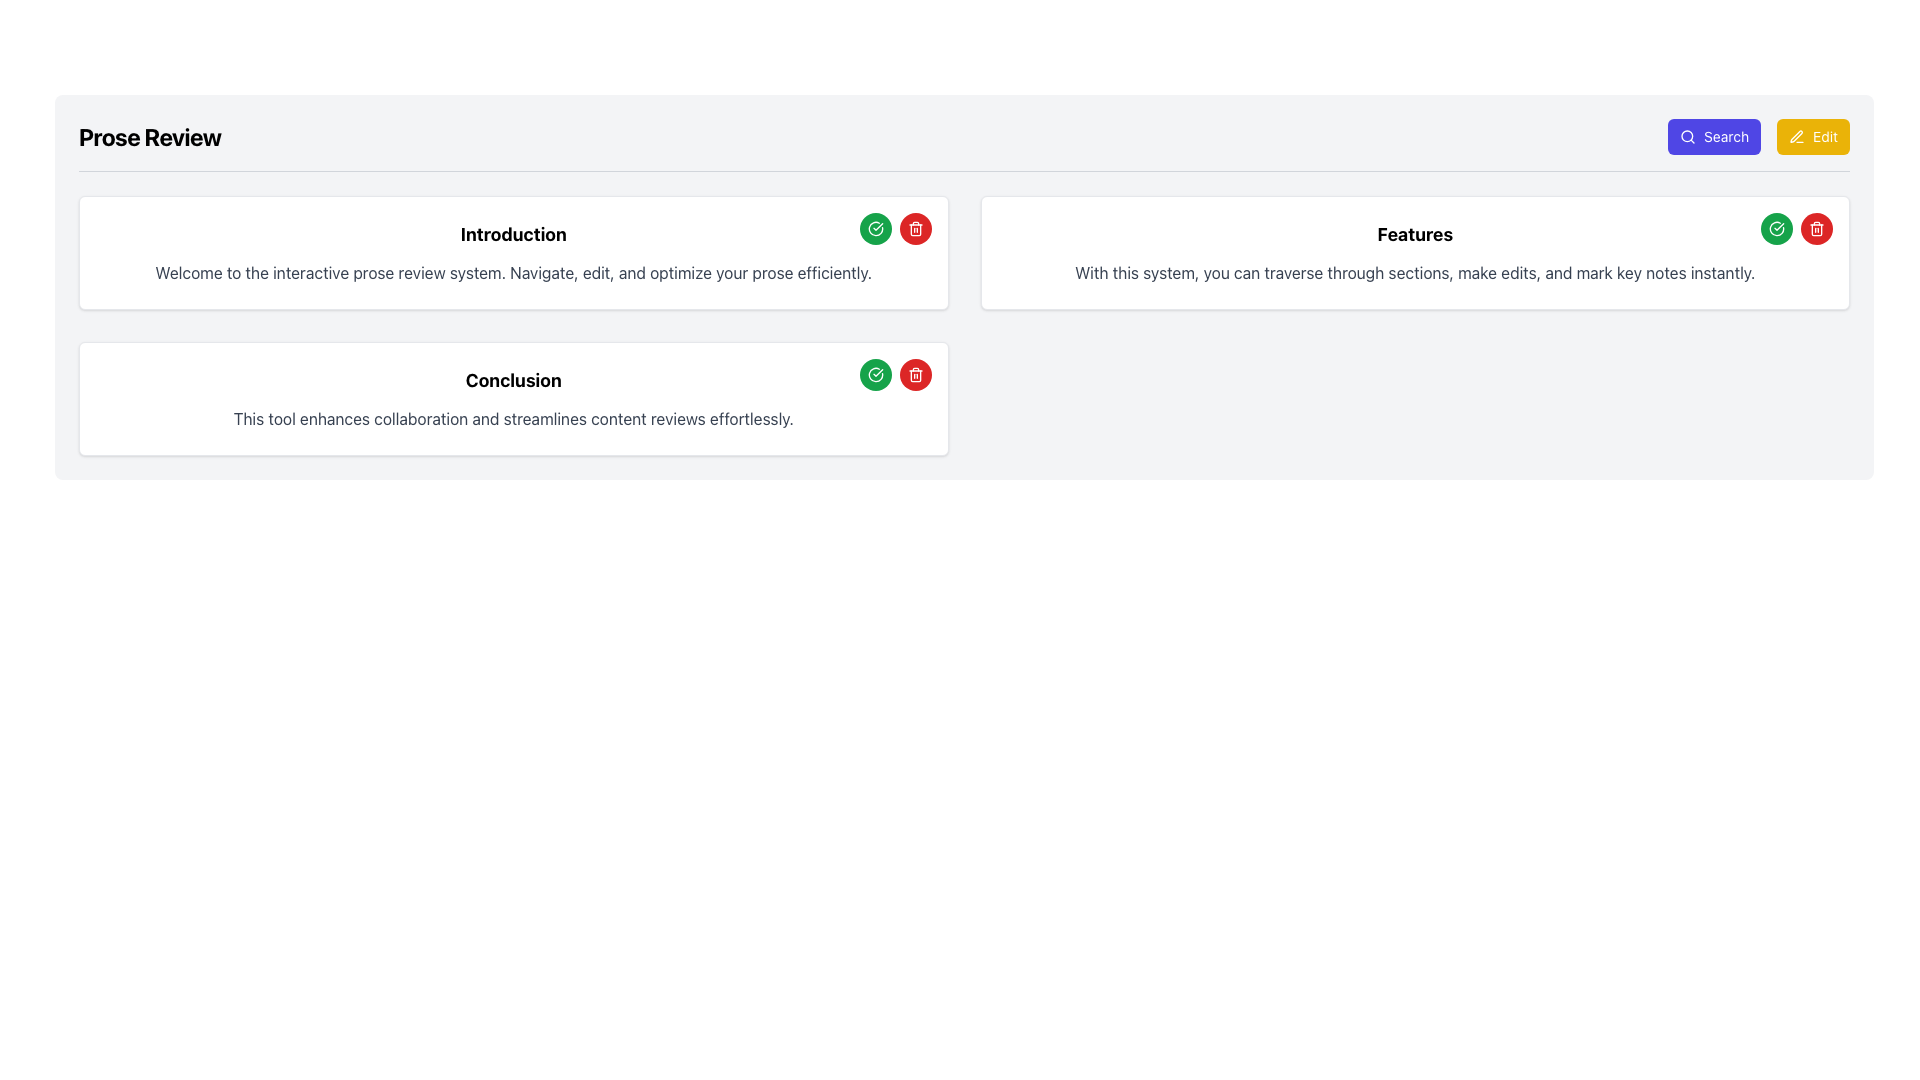 This screenshot has width=1920, height=1080. What do you see at coordinates (1725, 136) in the screenshot?
I see `on the 'Search' text label located within the purple button in the top-right corner of the interface` at bounding box center [1725, 136].